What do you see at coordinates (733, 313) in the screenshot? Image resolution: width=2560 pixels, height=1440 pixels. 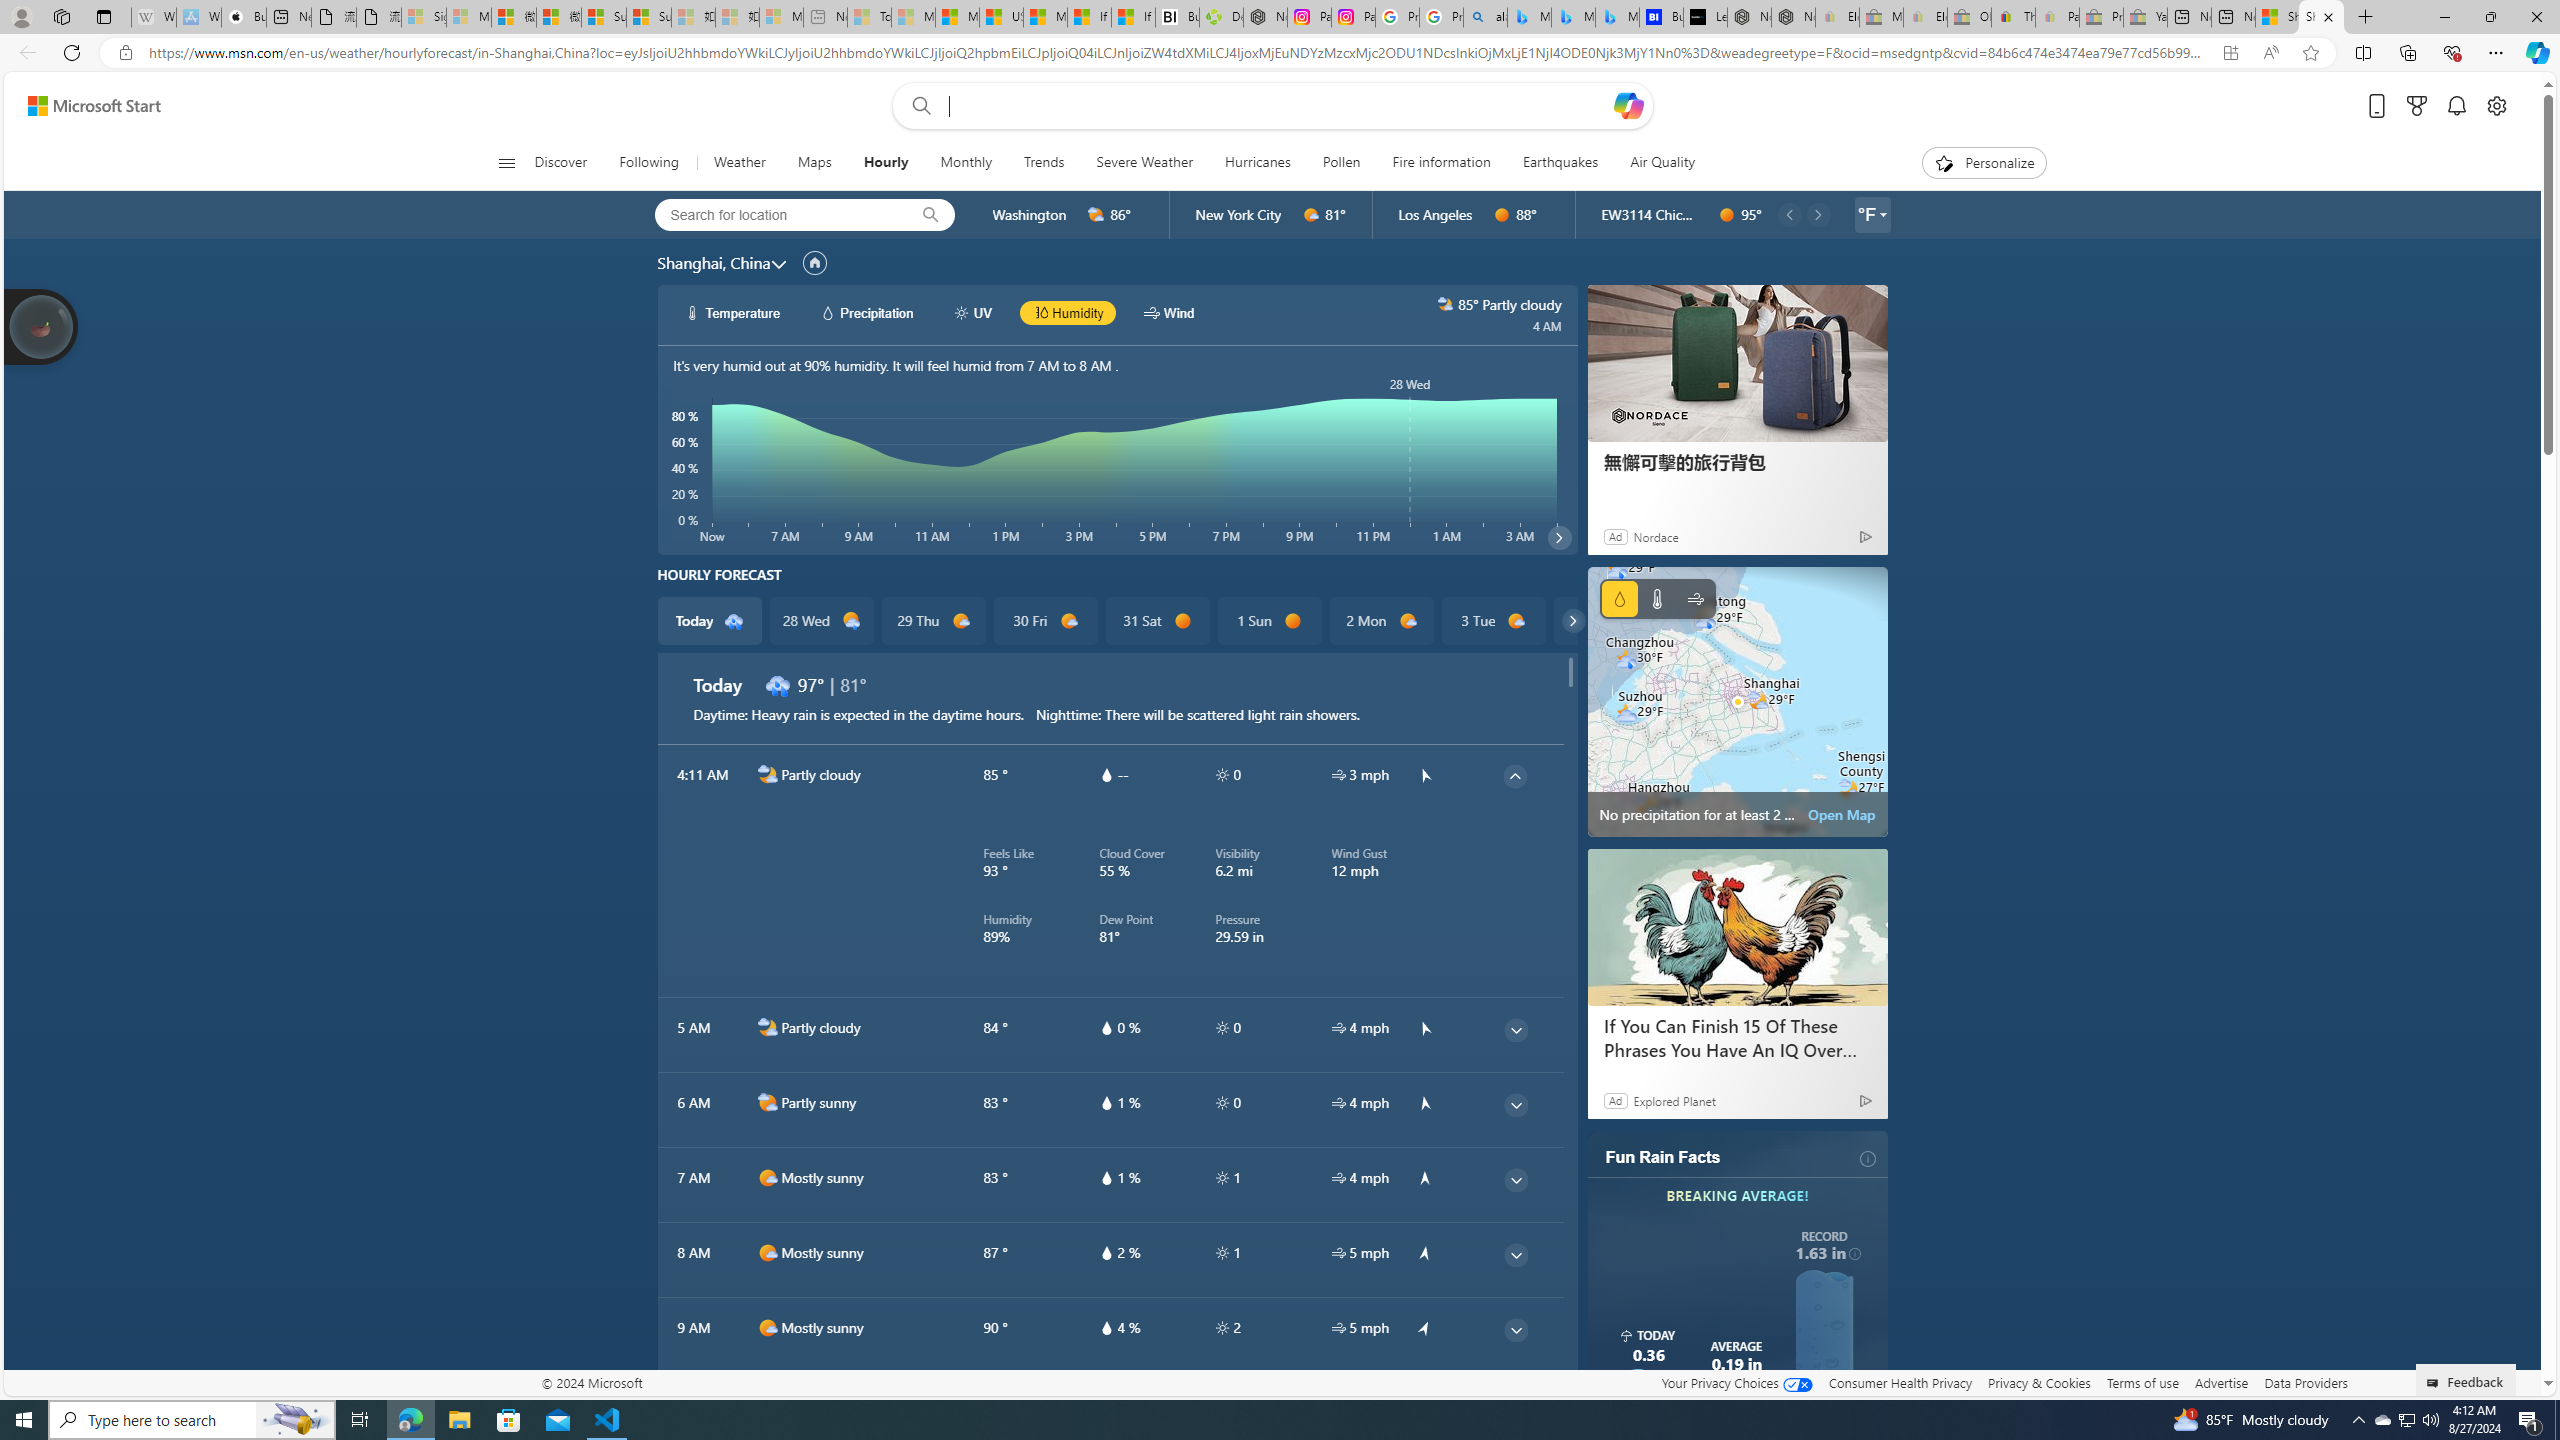 I see `'hourlyChart/temperatureWhite Temperature'` at bounding box center [733, 313].